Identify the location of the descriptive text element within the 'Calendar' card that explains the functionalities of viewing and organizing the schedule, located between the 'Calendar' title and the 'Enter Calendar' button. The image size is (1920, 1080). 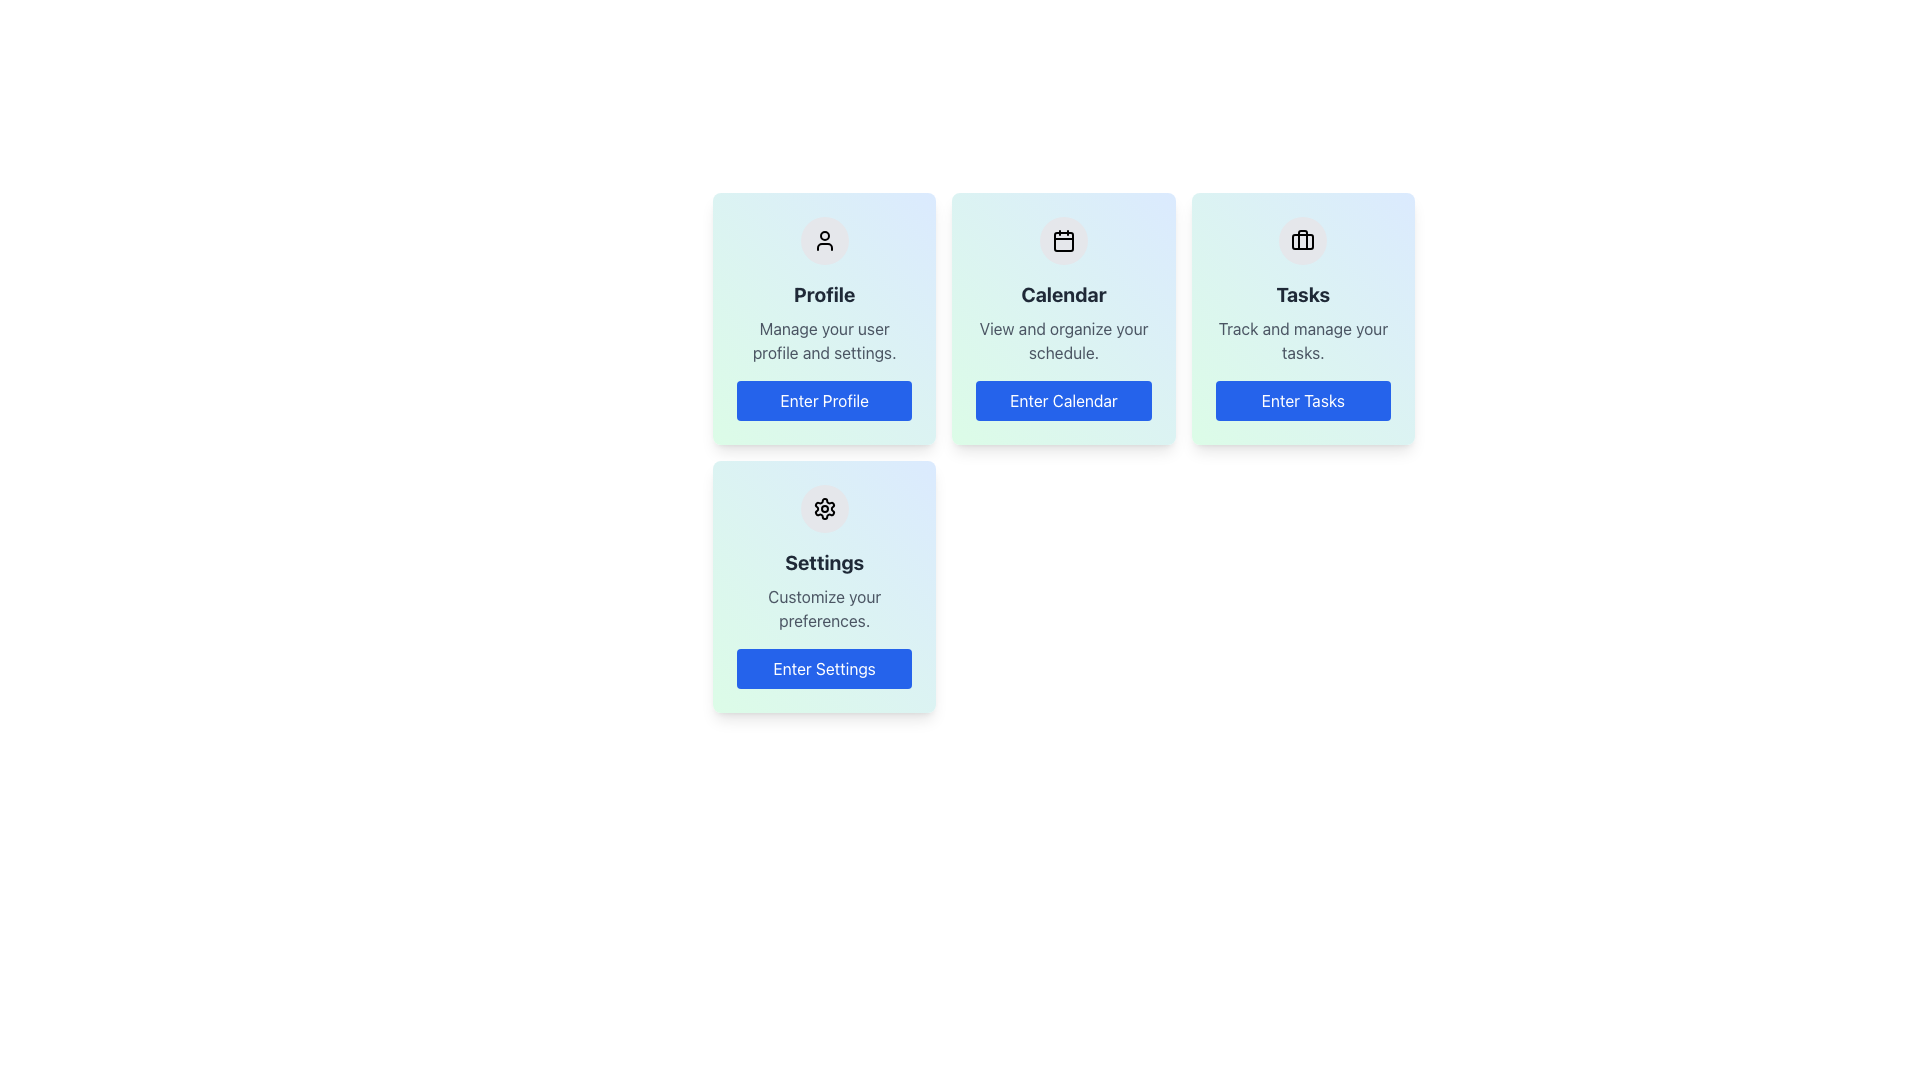
(1063, 339).